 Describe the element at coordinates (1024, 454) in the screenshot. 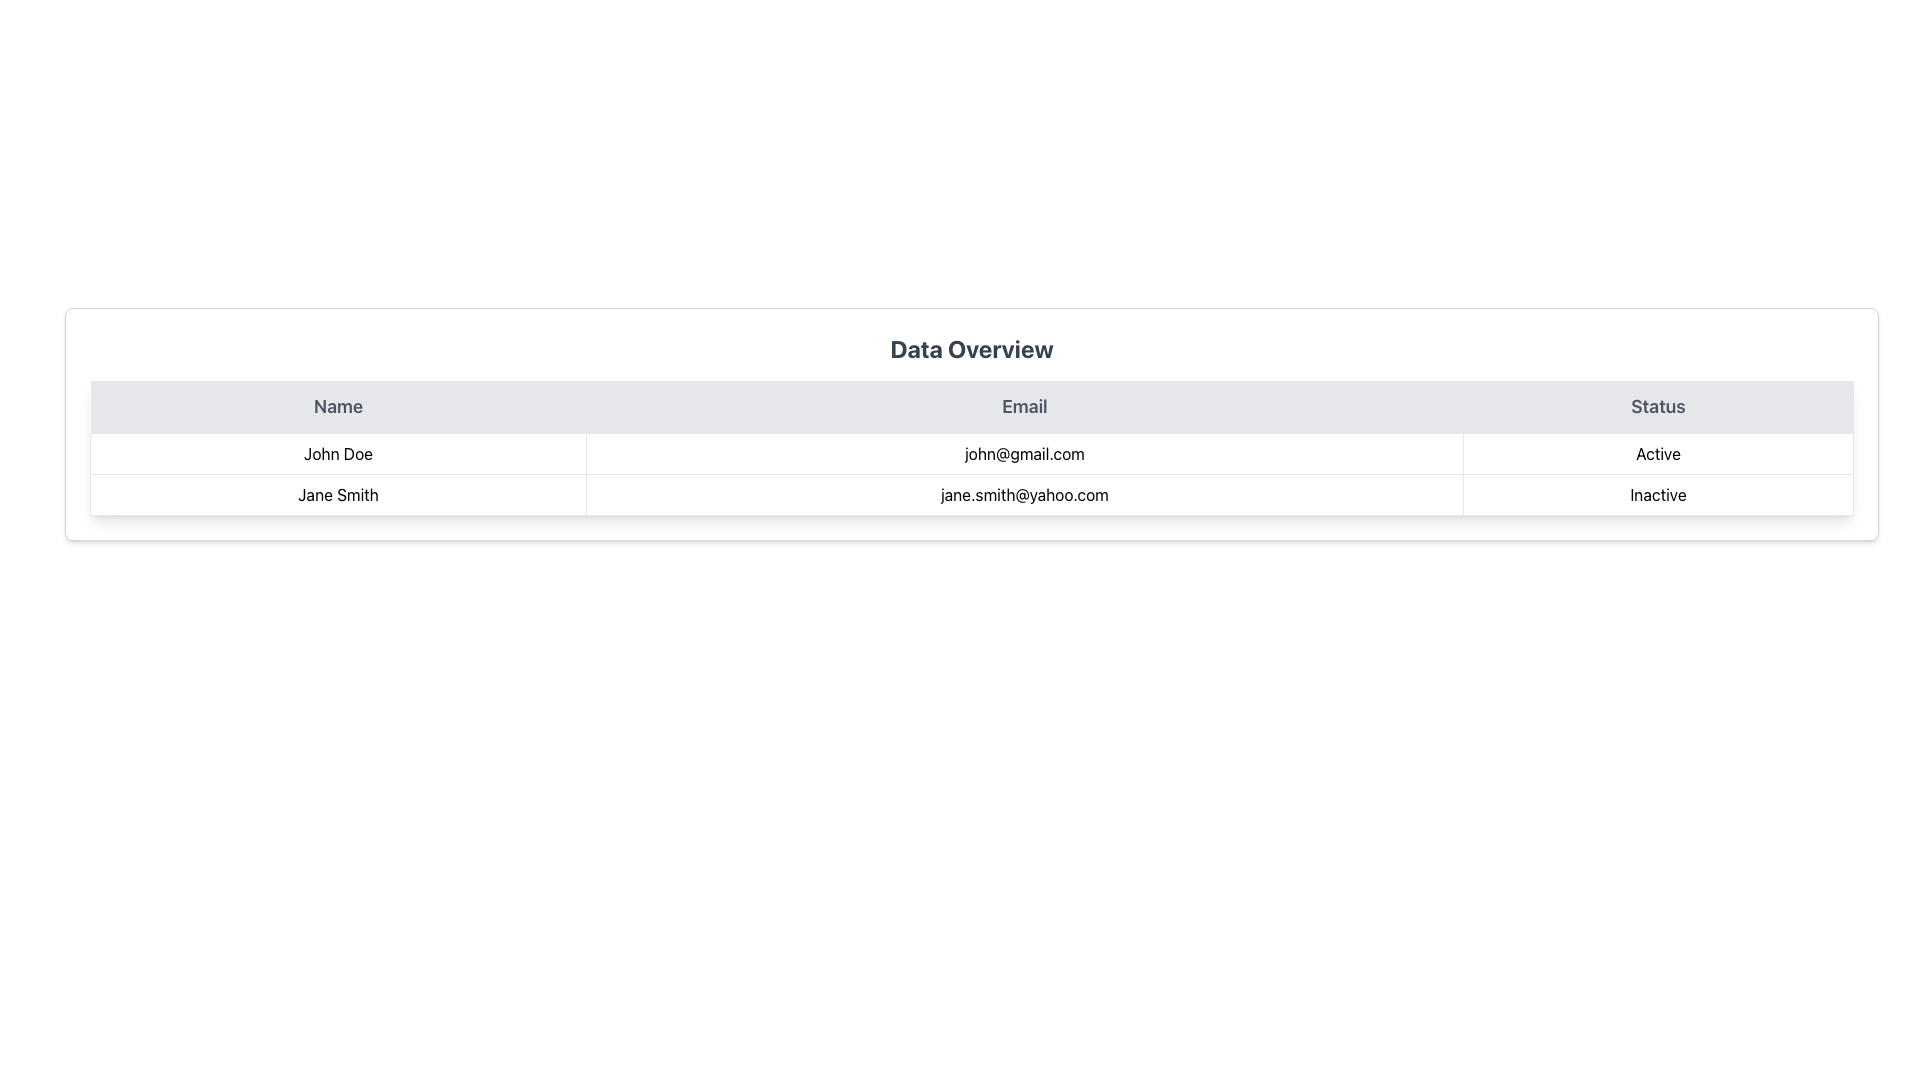

I see `the email address displayed for user 'John Doe' in the second column of the table` at that location.